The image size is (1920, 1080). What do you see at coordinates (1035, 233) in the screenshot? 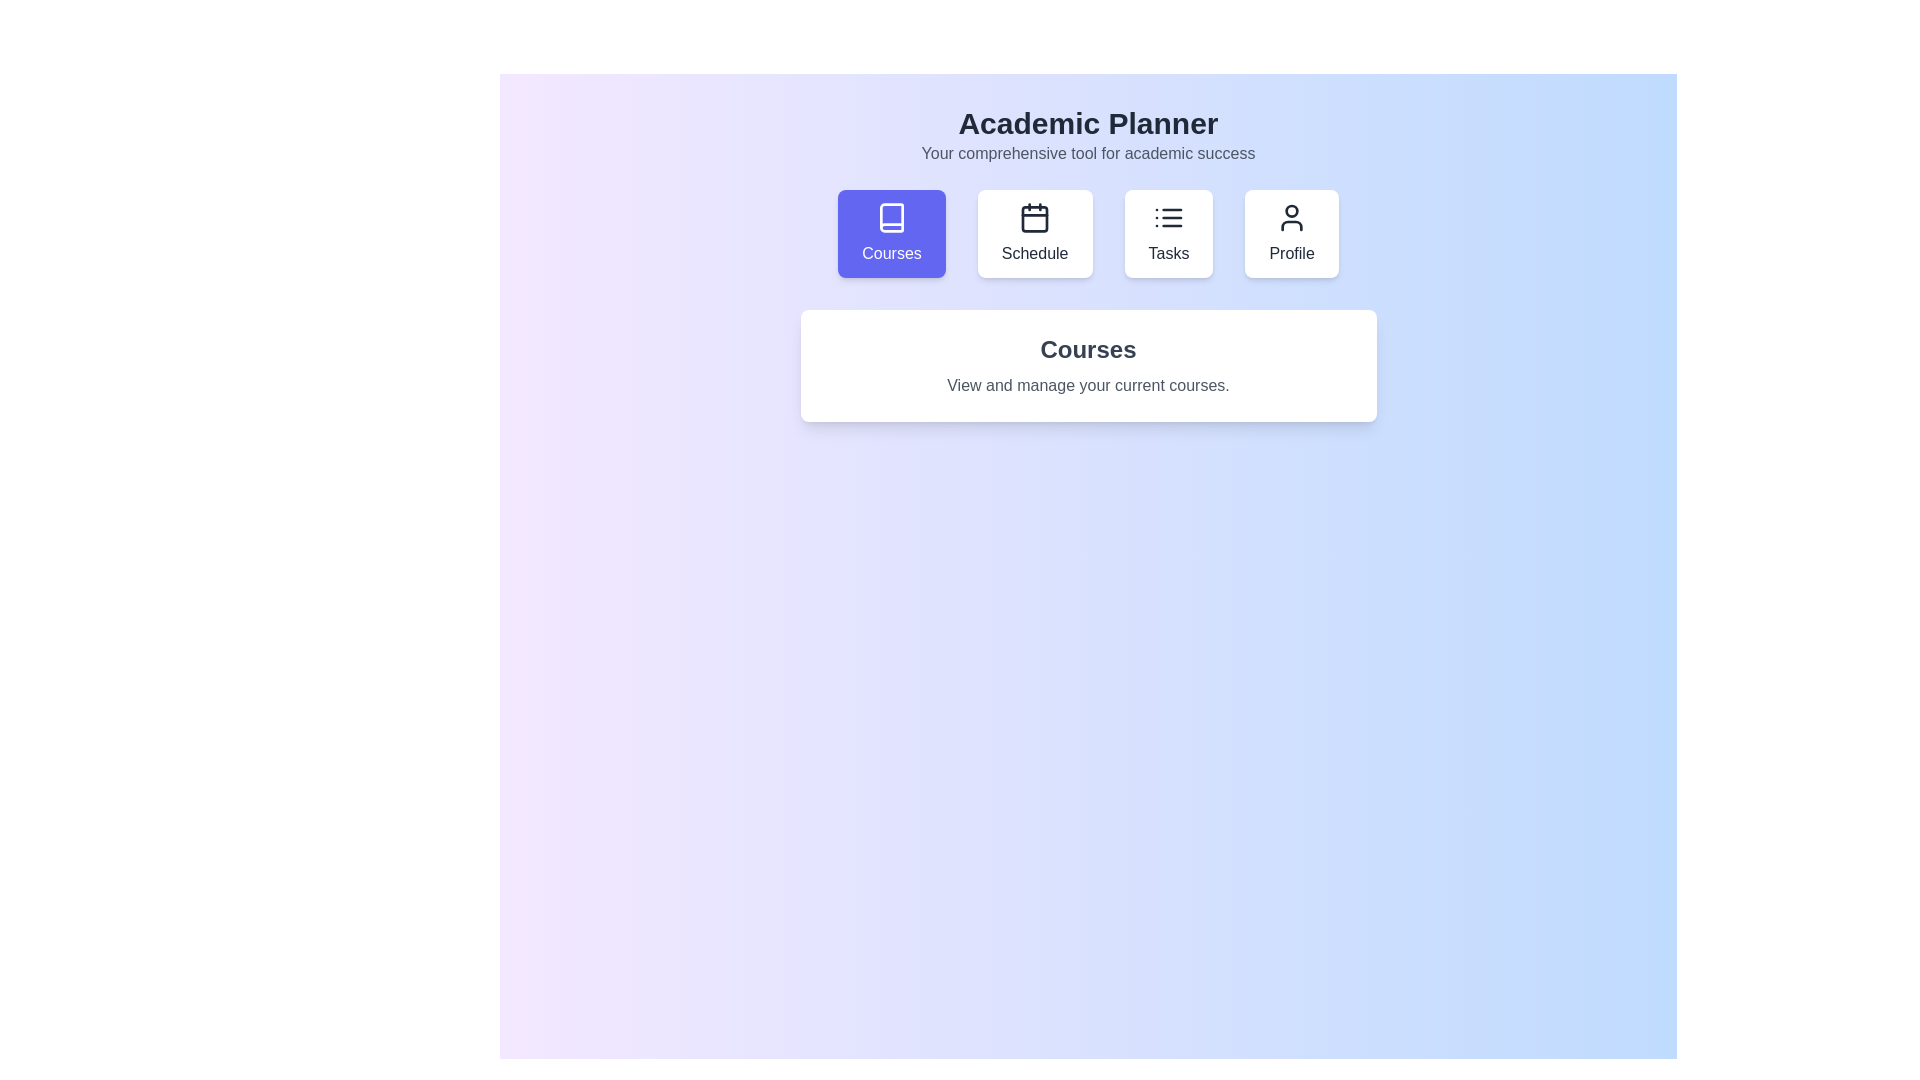
I see `the Schedule tab to view its content` at bounding box center [1035, 233].